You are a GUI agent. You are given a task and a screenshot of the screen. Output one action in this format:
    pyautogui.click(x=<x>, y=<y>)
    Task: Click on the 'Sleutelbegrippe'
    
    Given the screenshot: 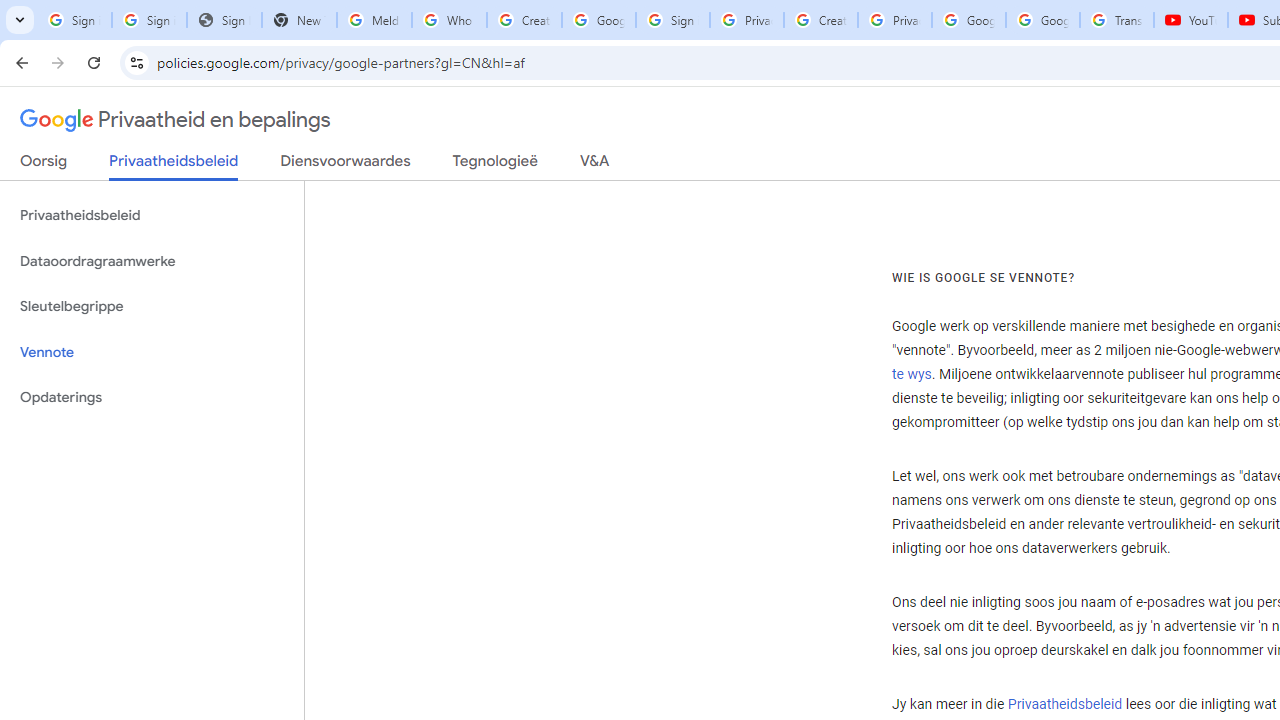 What is the action you would take?
    pyautogui.click(x=151, y=306)
    